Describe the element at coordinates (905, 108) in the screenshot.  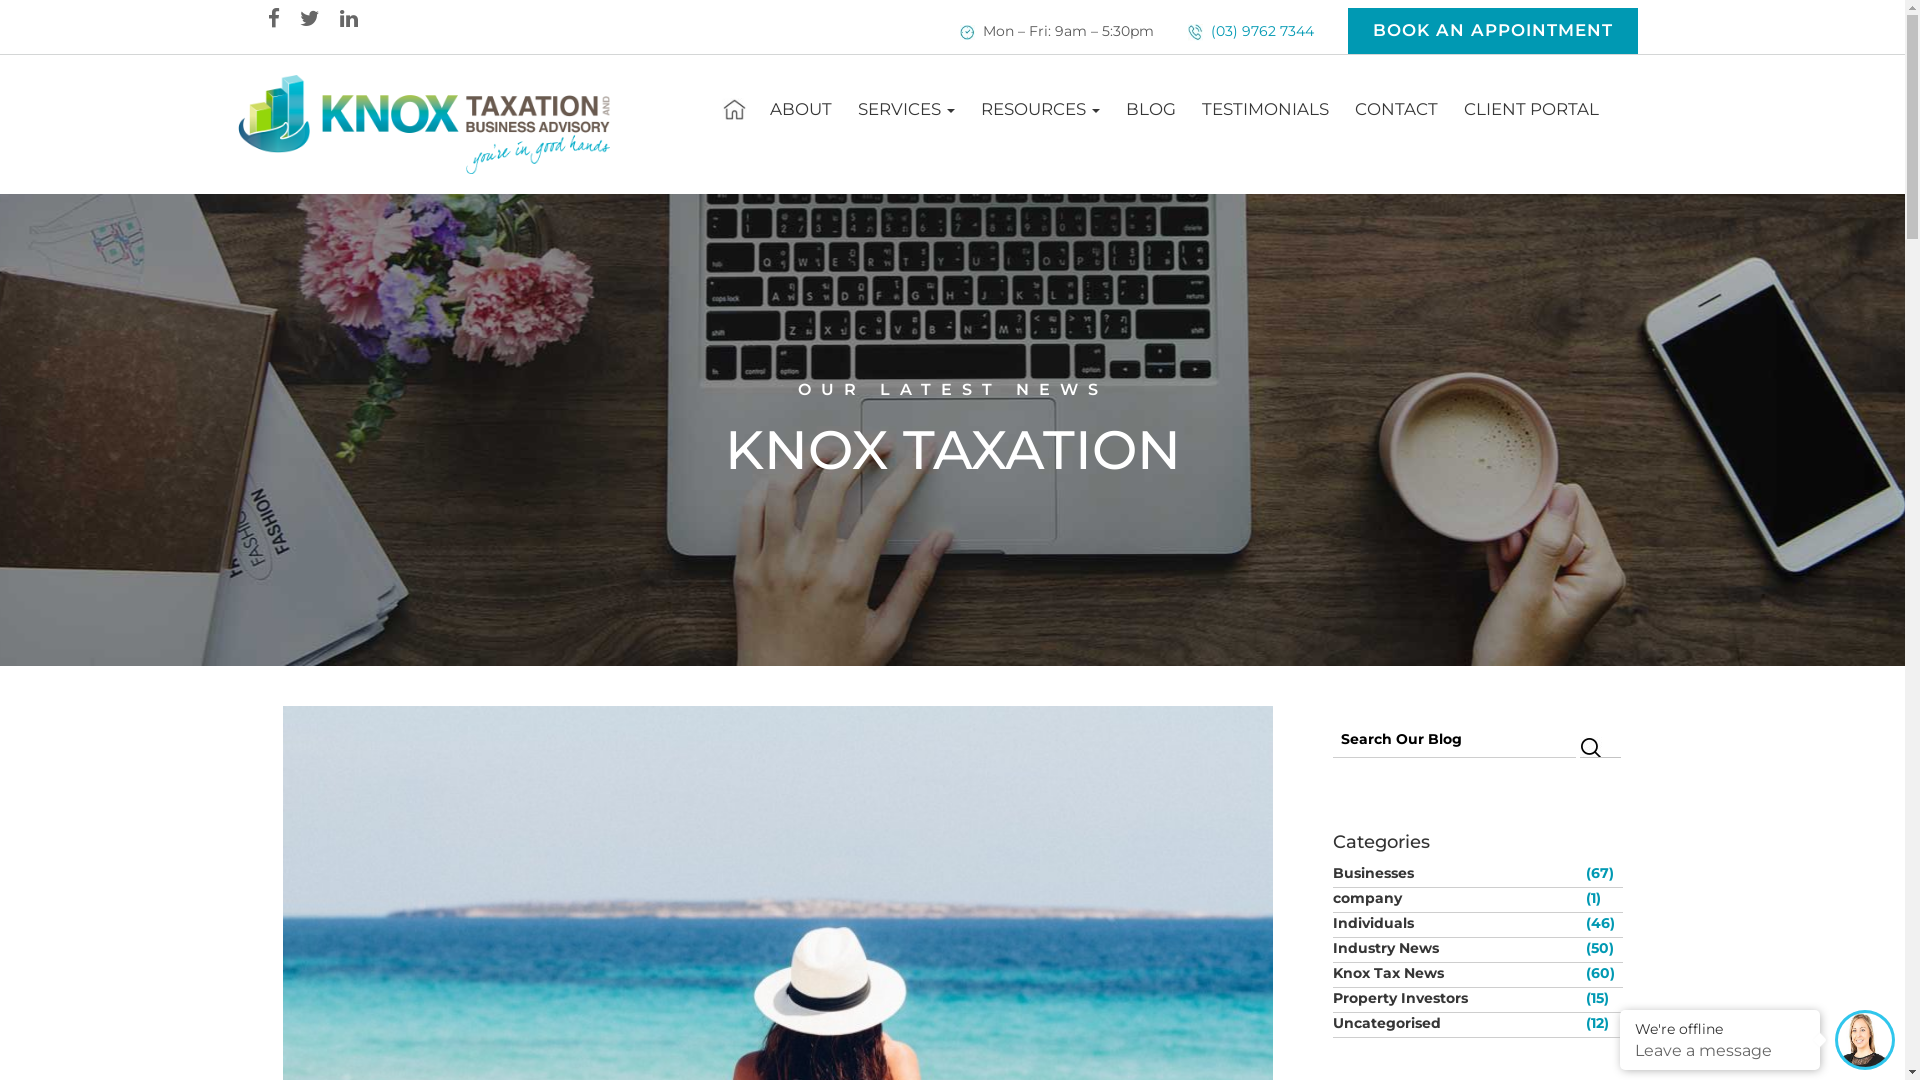
I see `'SERVICES'` at that location.